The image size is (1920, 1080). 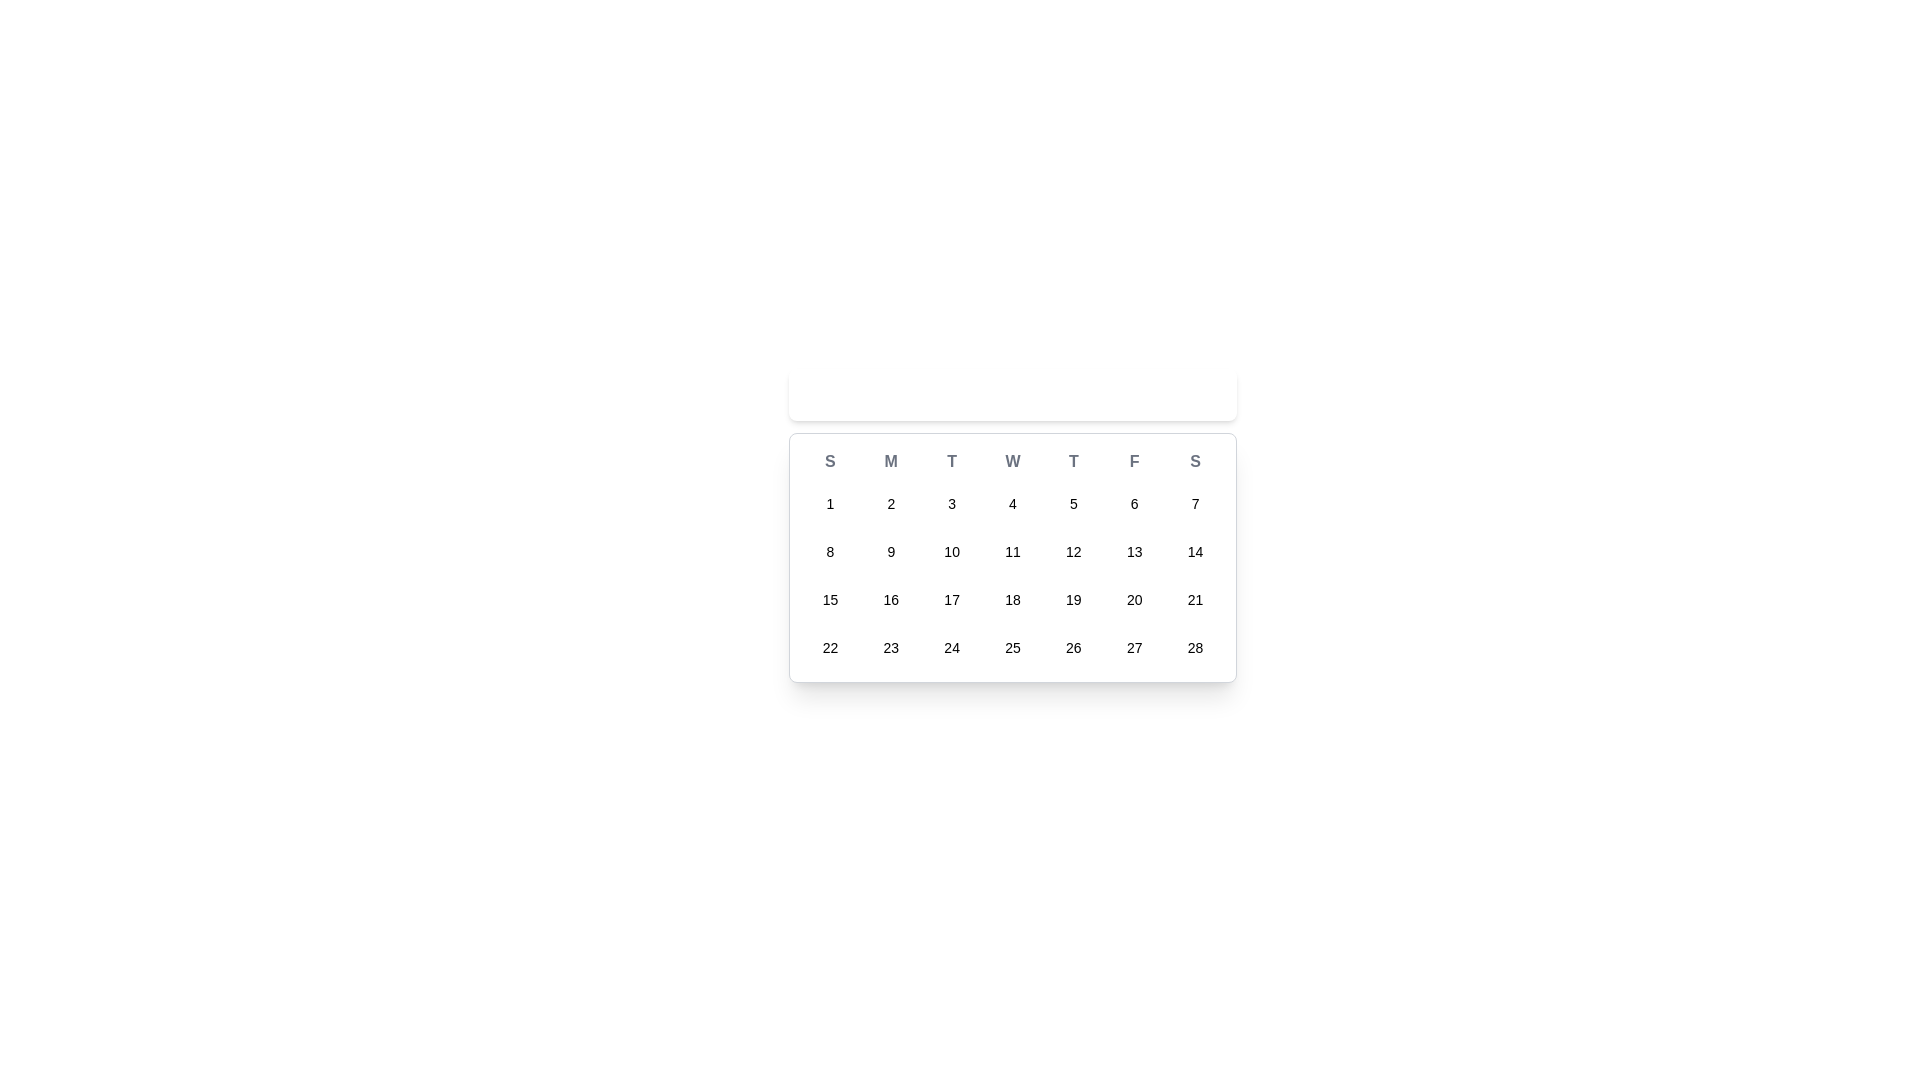 What do you see at coordinates (951, 462) in the screenshot?
I see `the bold, centered static text label displaying the letter 'T' in gray color, located in the third column of the header row of the calendar interface` at bounding box center [951, 462].